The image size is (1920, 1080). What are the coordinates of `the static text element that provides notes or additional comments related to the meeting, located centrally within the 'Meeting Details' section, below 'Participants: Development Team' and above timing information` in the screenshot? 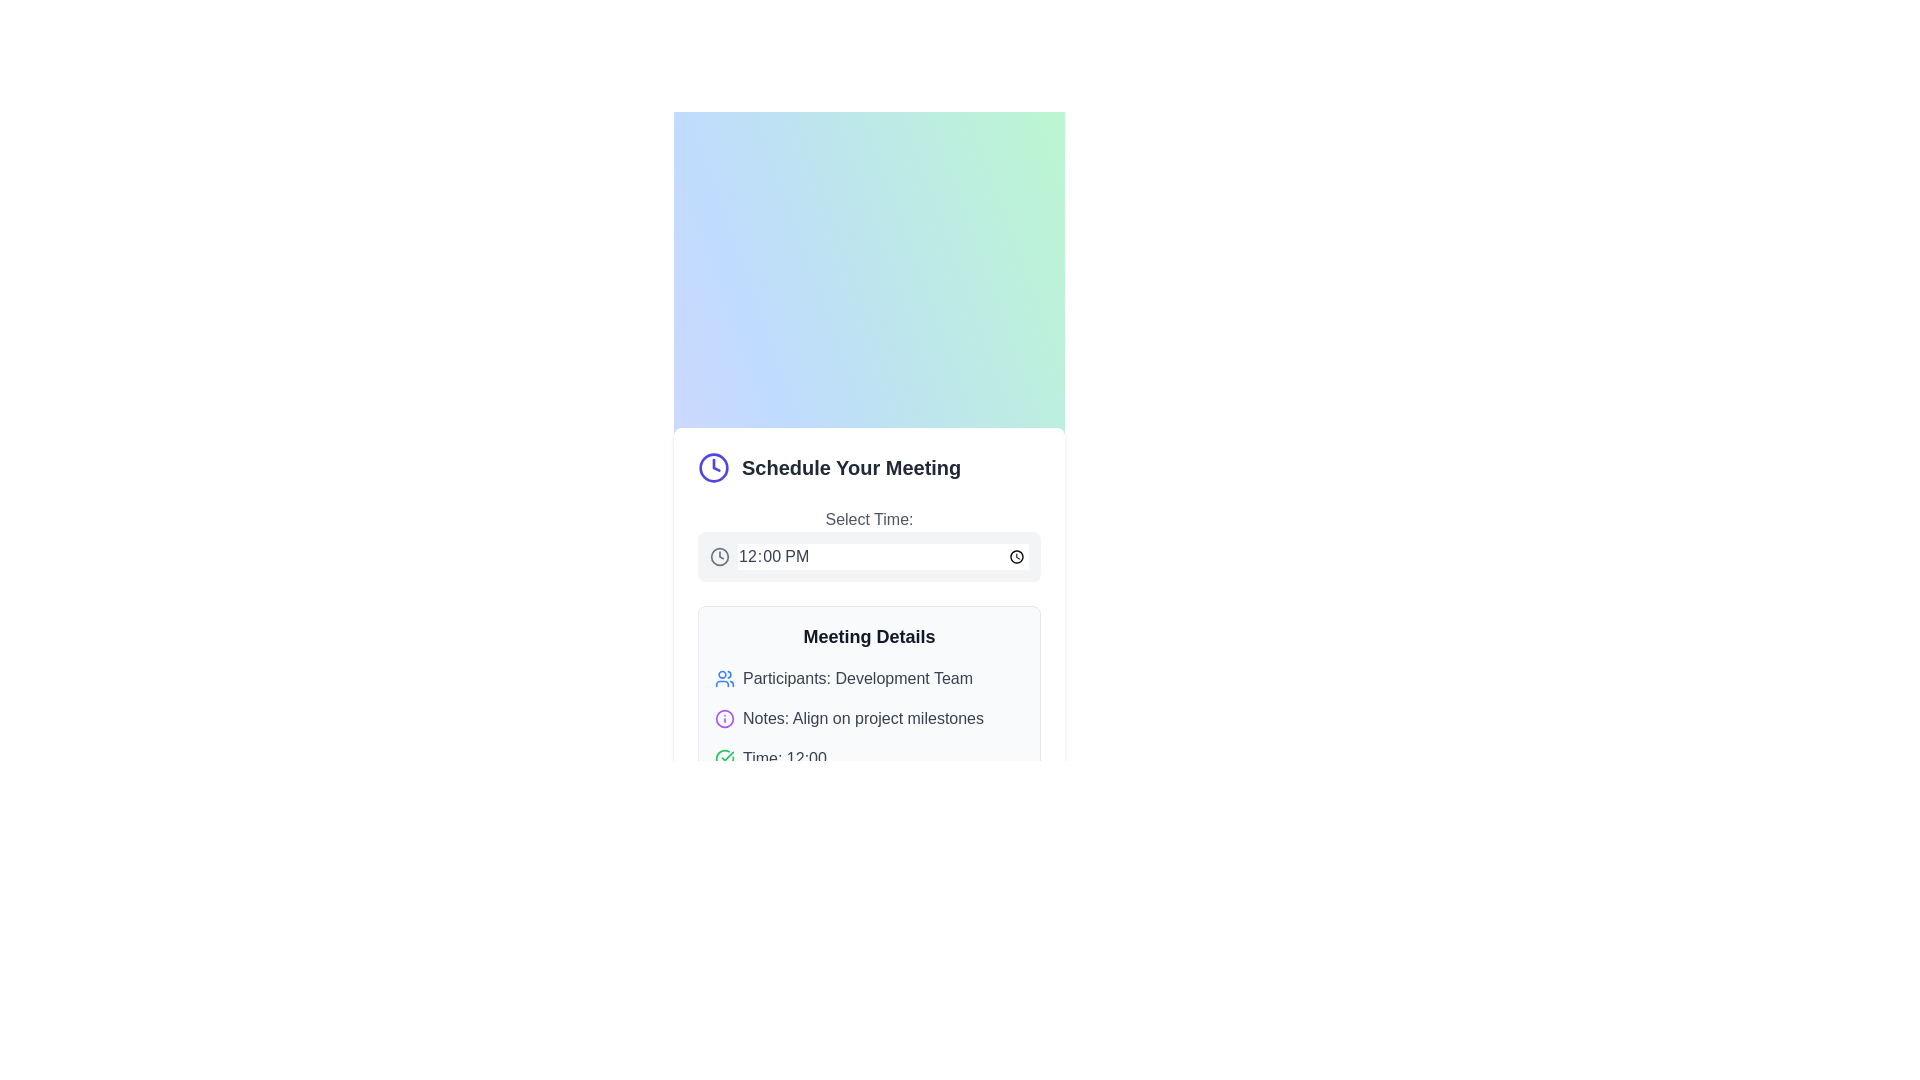 It's located at (863, 717).